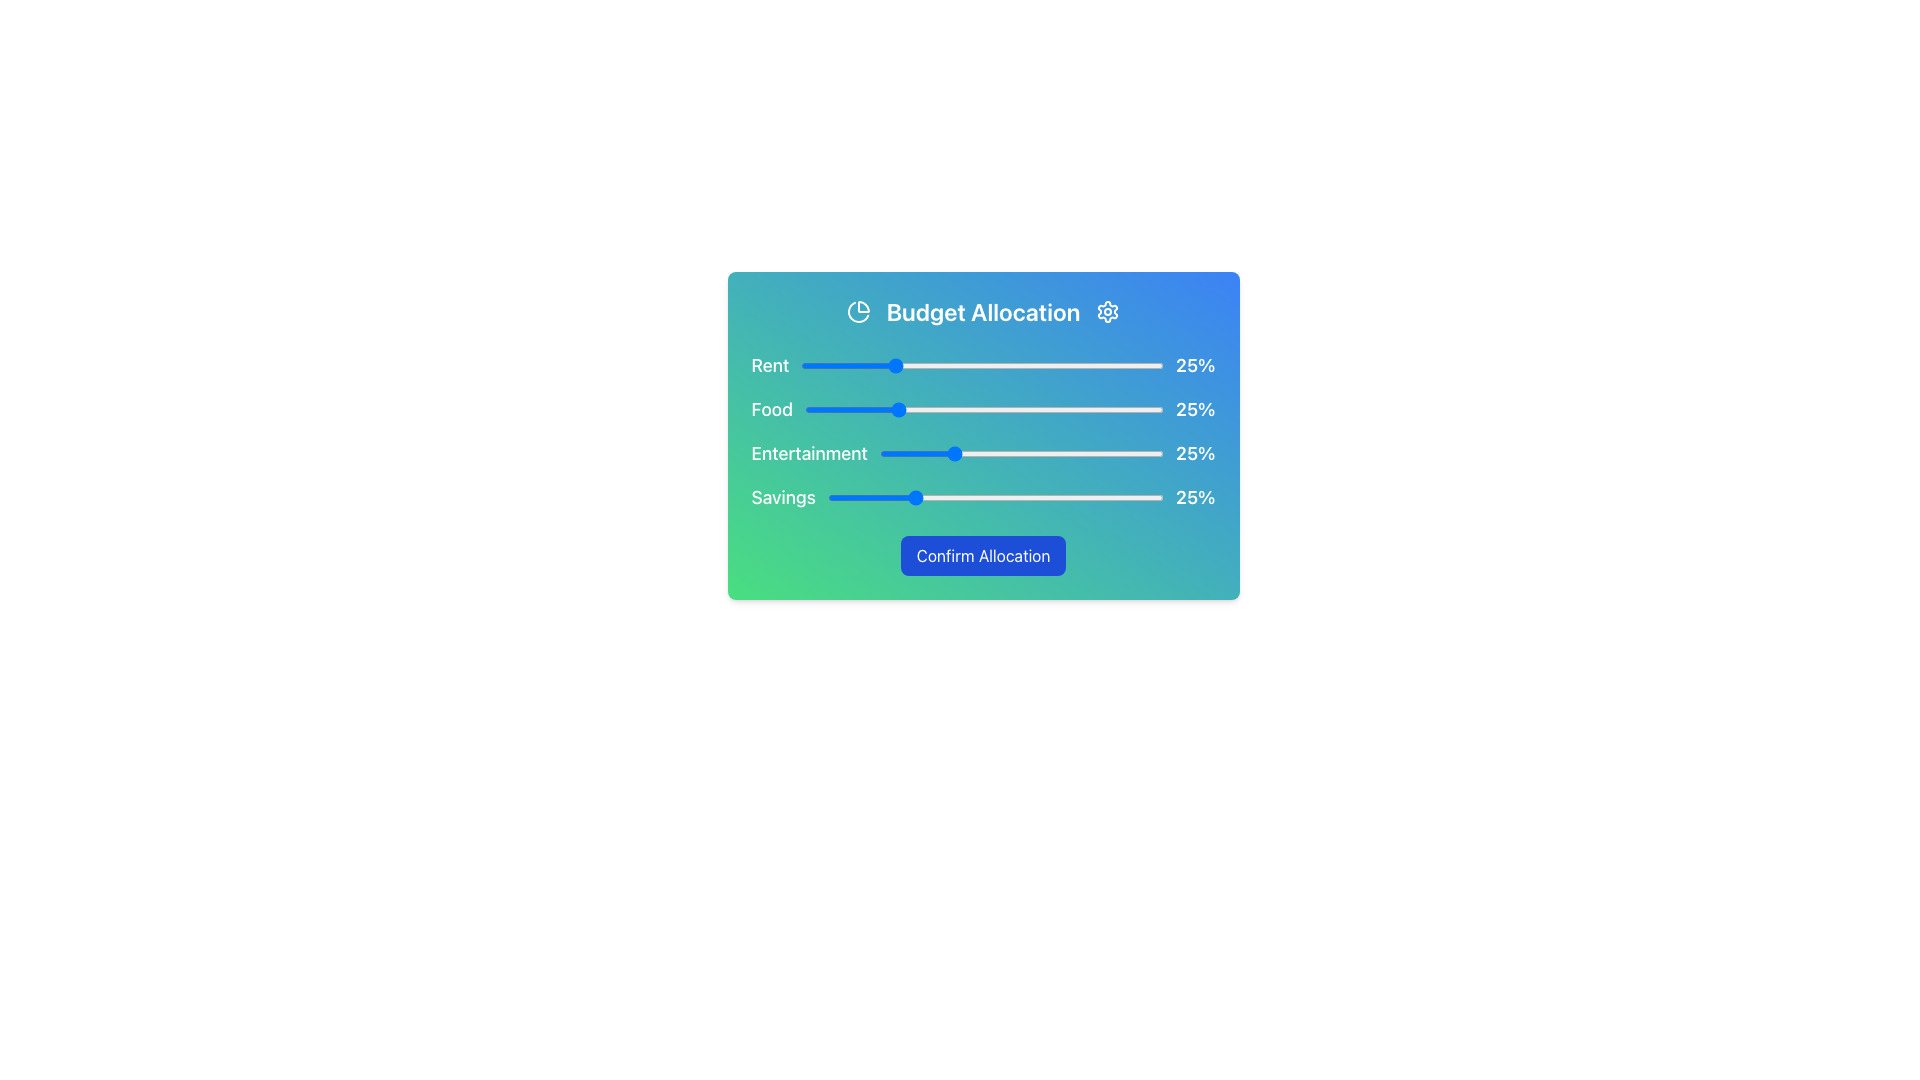 This screenshot has height=1080, width=1920. I want to click on the savings allocation, so click(1019, 496).